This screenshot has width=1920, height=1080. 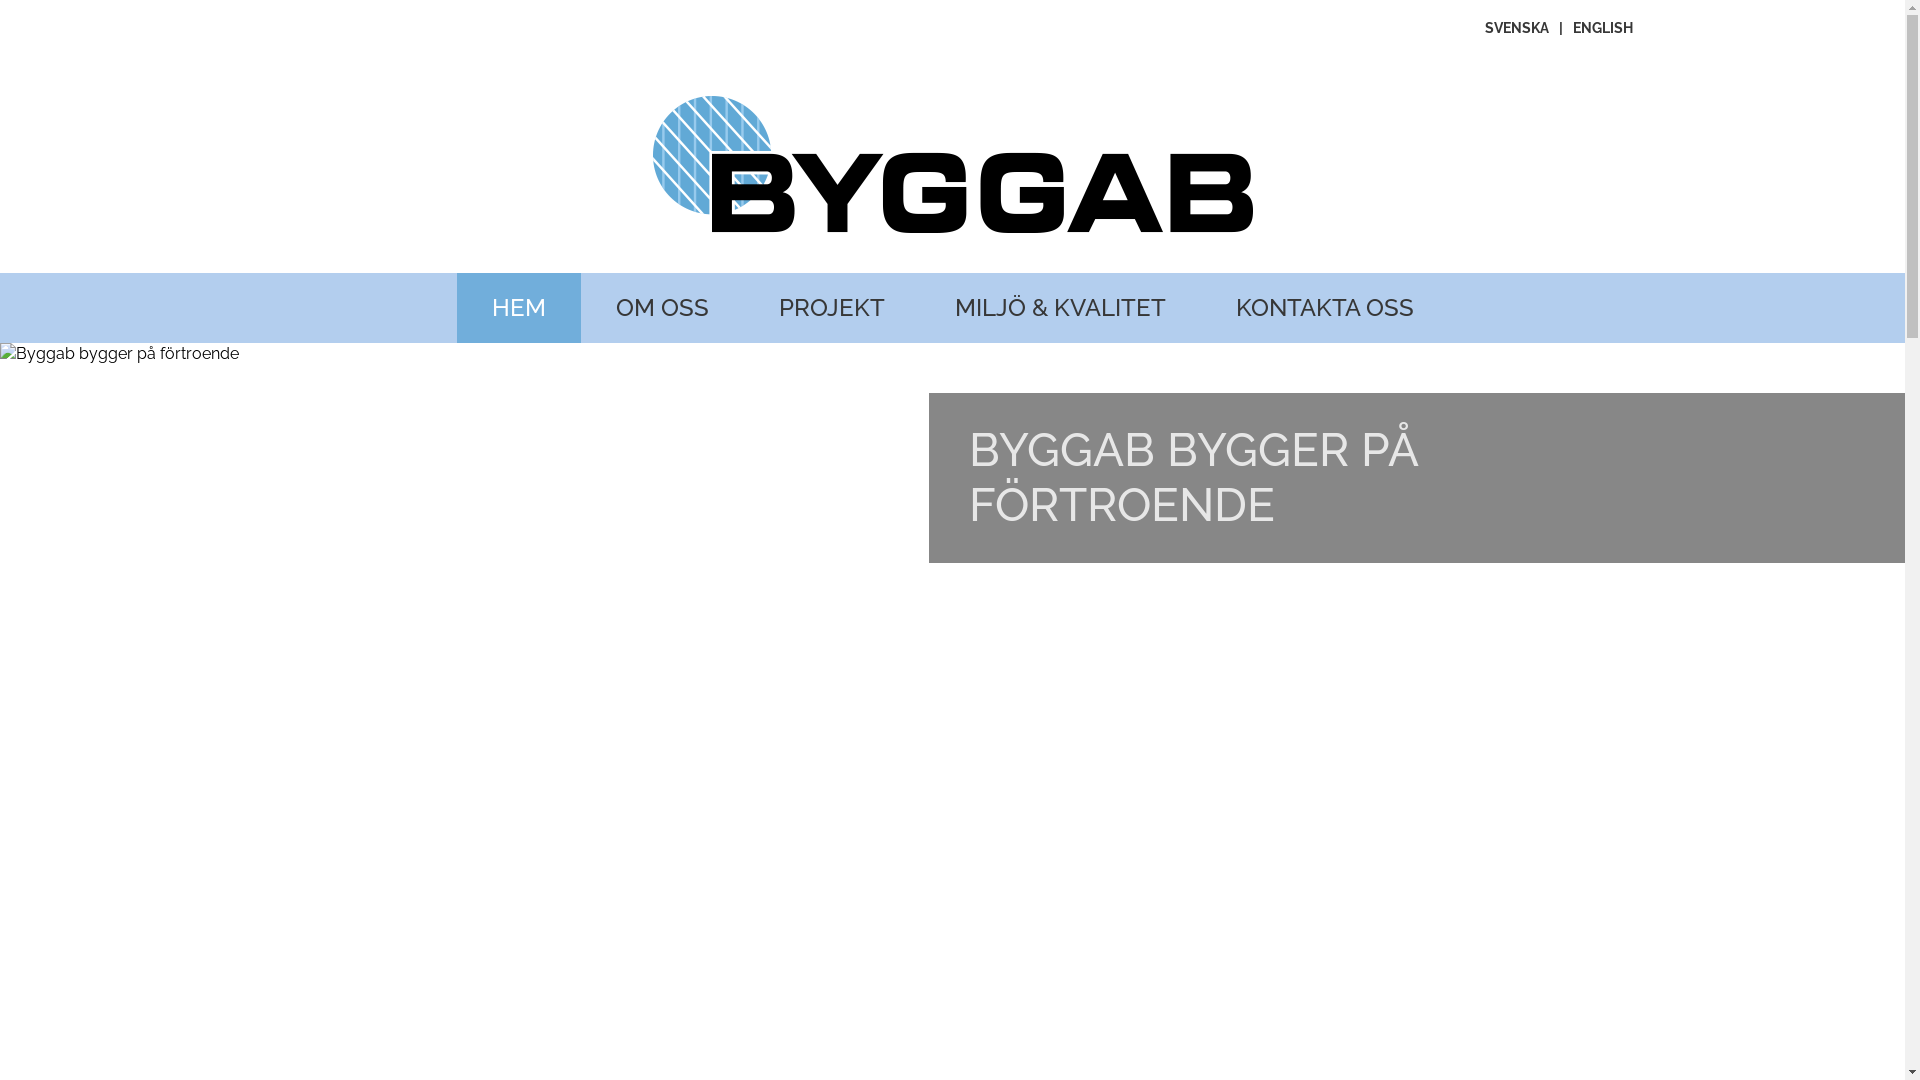 I want to click on 'HEM', so click(x=518, y=308).